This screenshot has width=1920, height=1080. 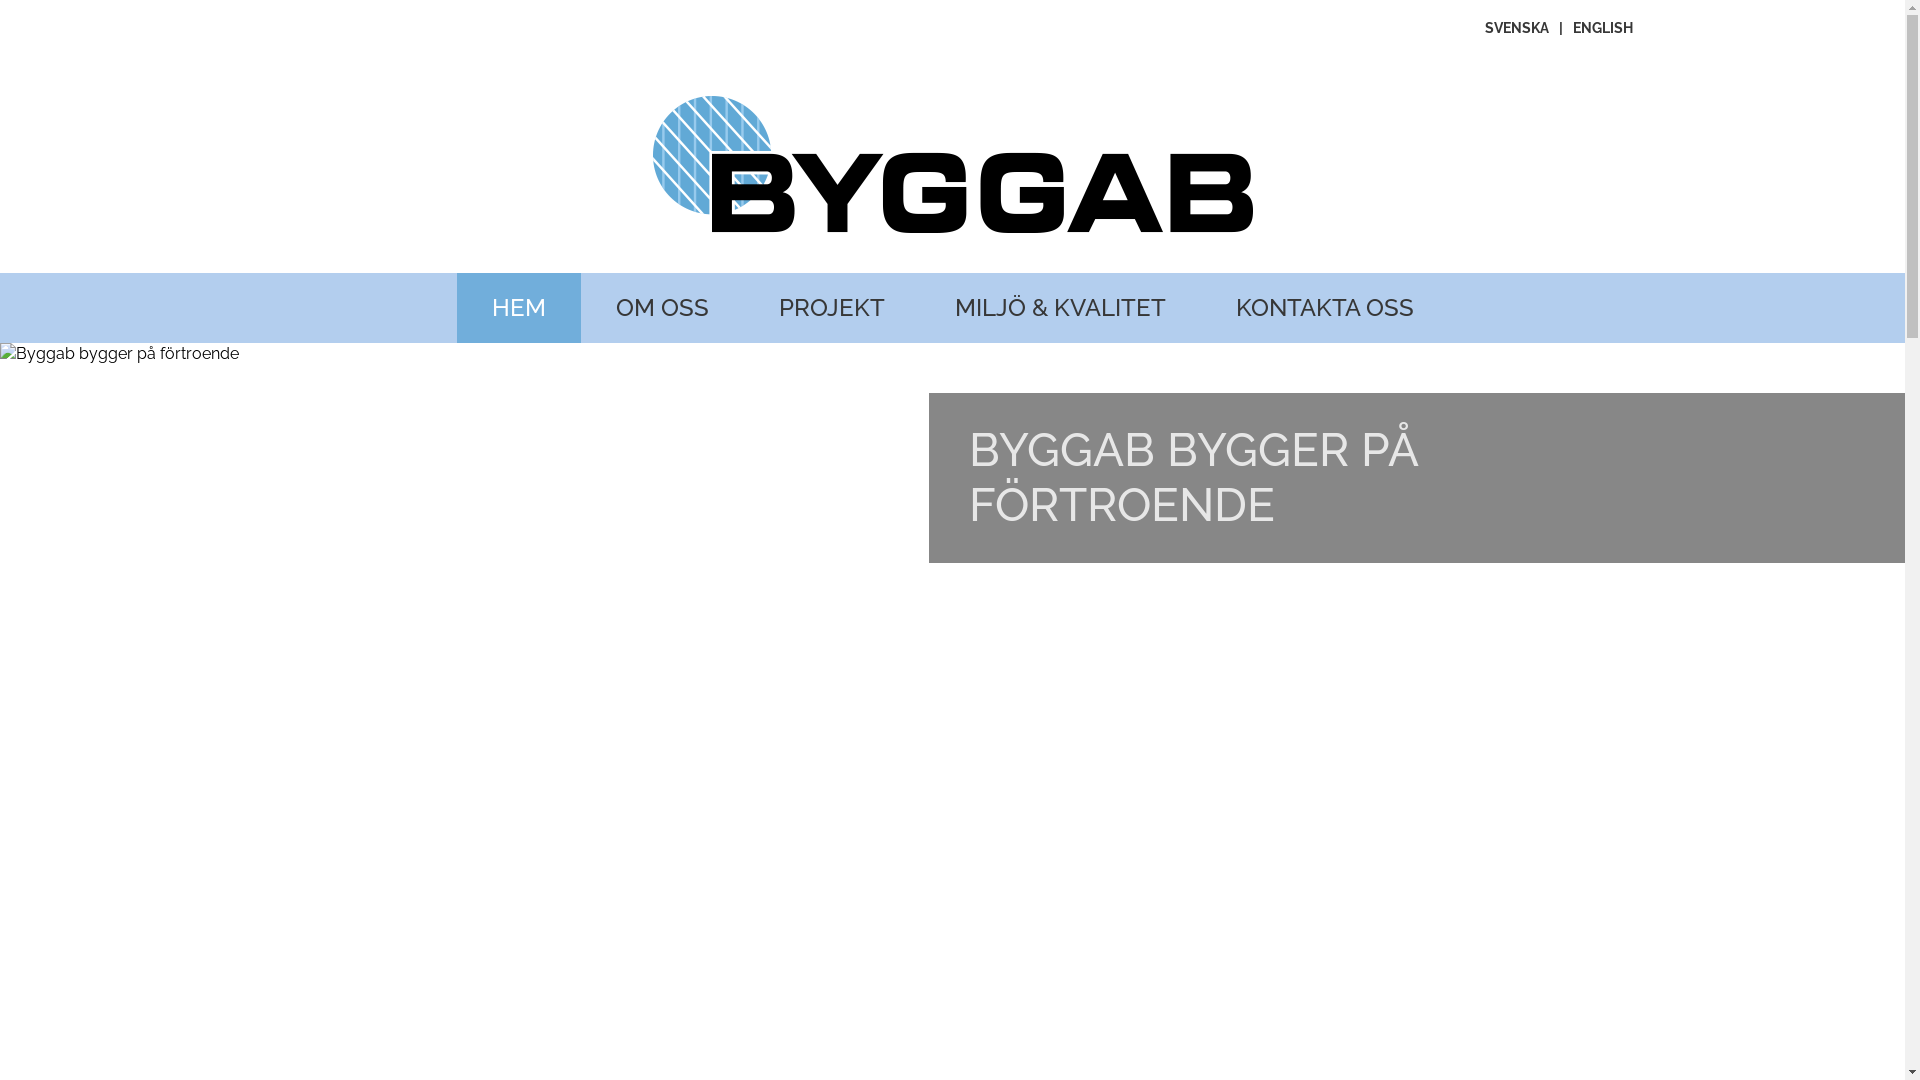 I want to click on 'HEM', so click(x=518, y=308).